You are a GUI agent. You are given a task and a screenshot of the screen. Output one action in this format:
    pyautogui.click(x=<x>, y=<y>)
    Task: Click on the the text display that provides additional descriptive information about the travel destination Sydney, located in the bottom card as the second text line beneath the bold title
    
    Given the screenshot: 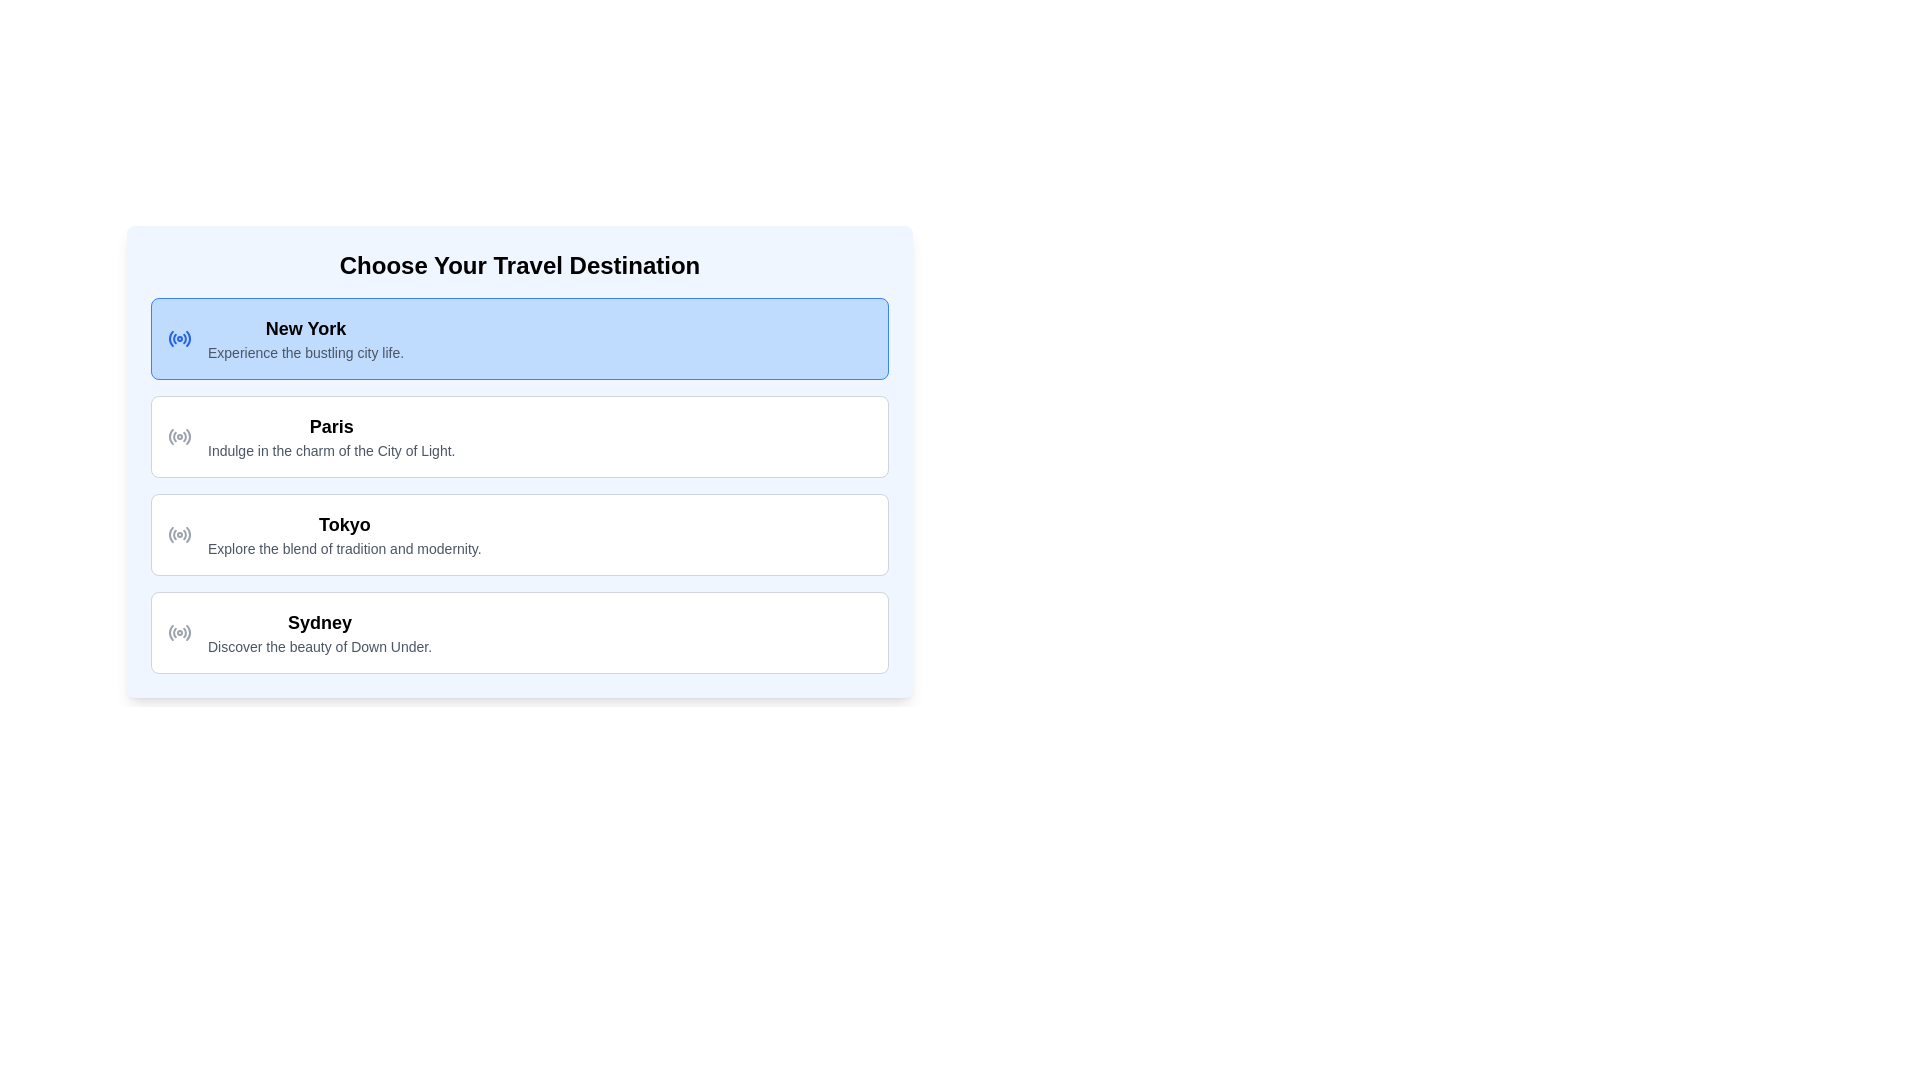 What is the action you would take?
    pyautogui.click(x=320, y=647)
    